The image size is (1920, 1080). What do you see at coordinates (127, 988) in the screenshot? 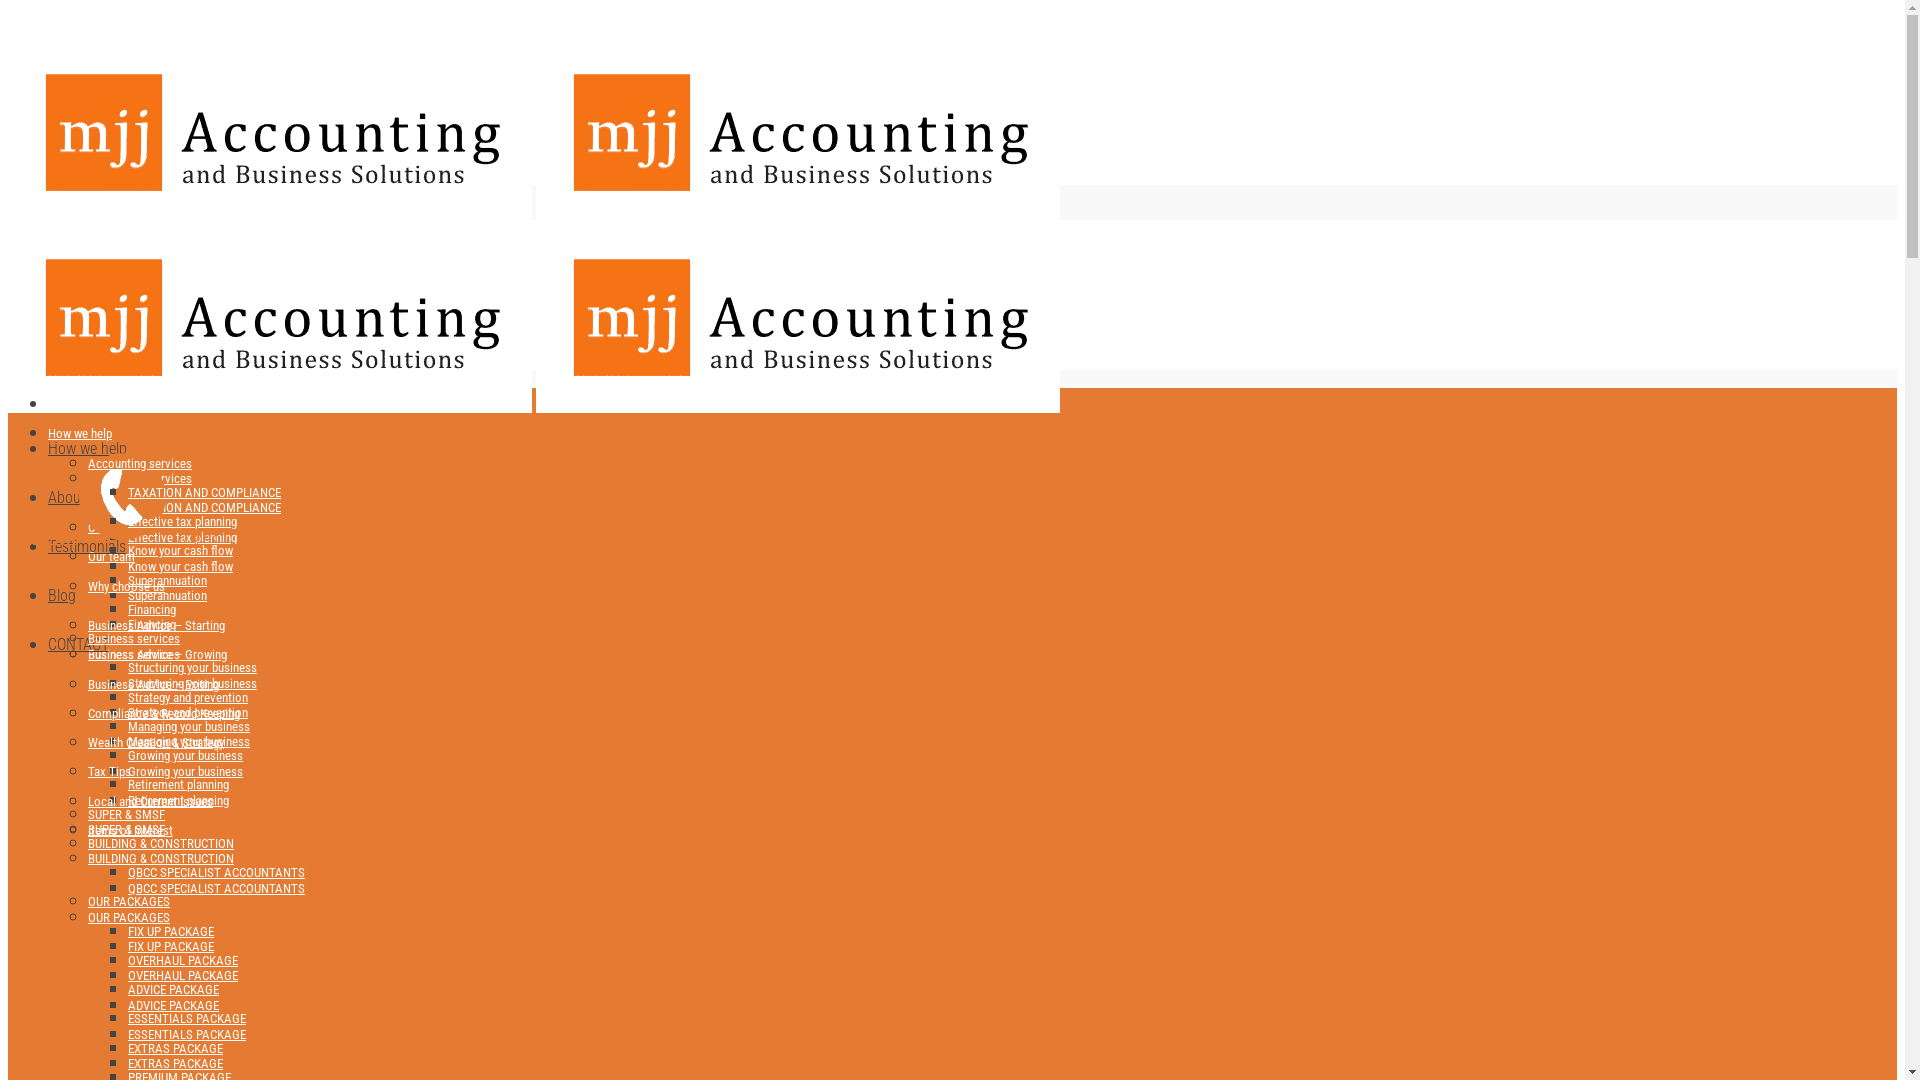
I see `'ADVICE PACKAGE'` at bounding box center [127, 988].